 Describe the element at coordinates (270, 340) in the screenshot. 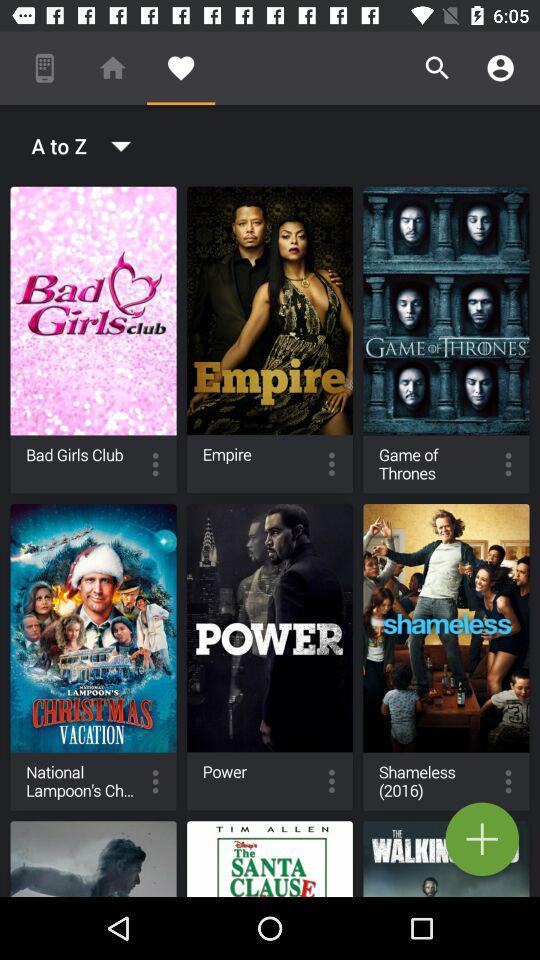

I see `top center button` at that location.